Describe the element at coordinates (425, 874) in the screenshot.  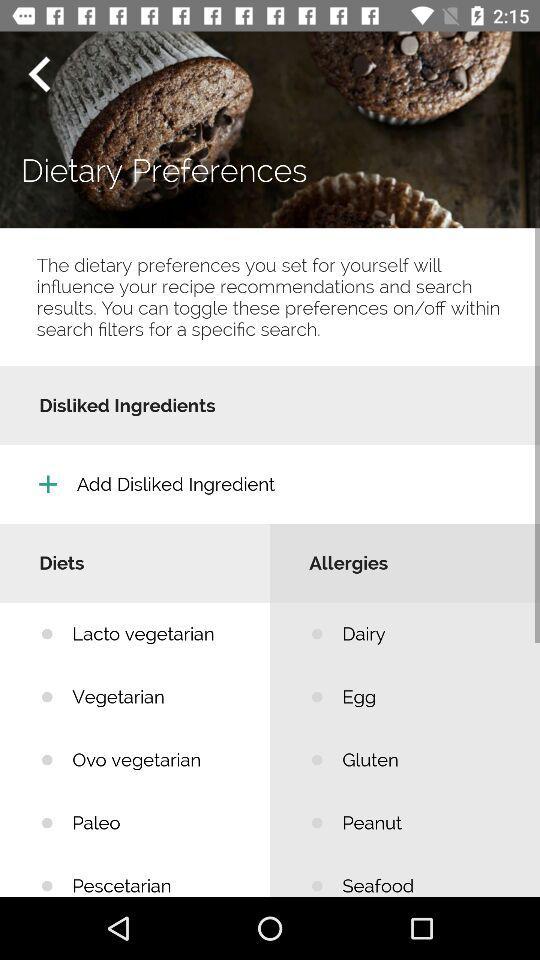
I see `the seafood` at that location.